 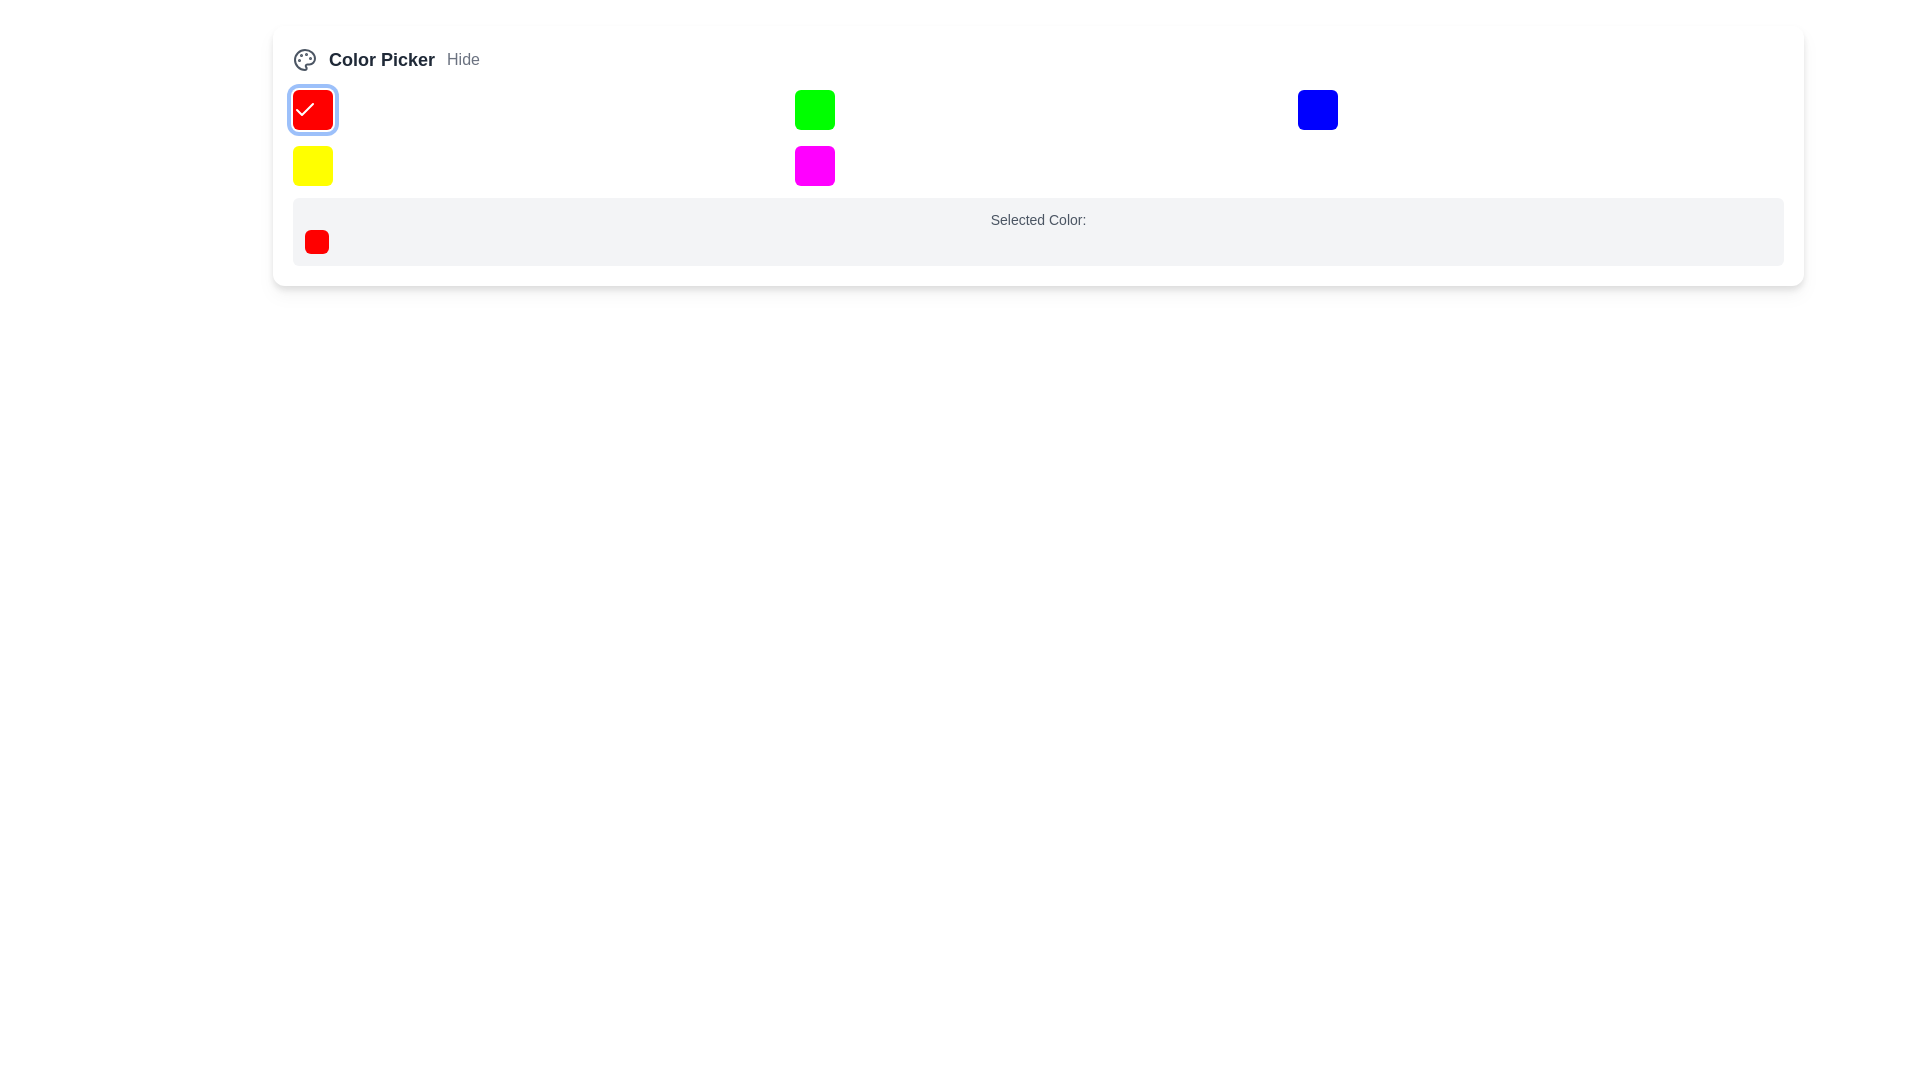 I want to click on text label 'Selected Color:' displayed in a small font size and light gray color within its rectangular panel, so click(x=1038, y=219).